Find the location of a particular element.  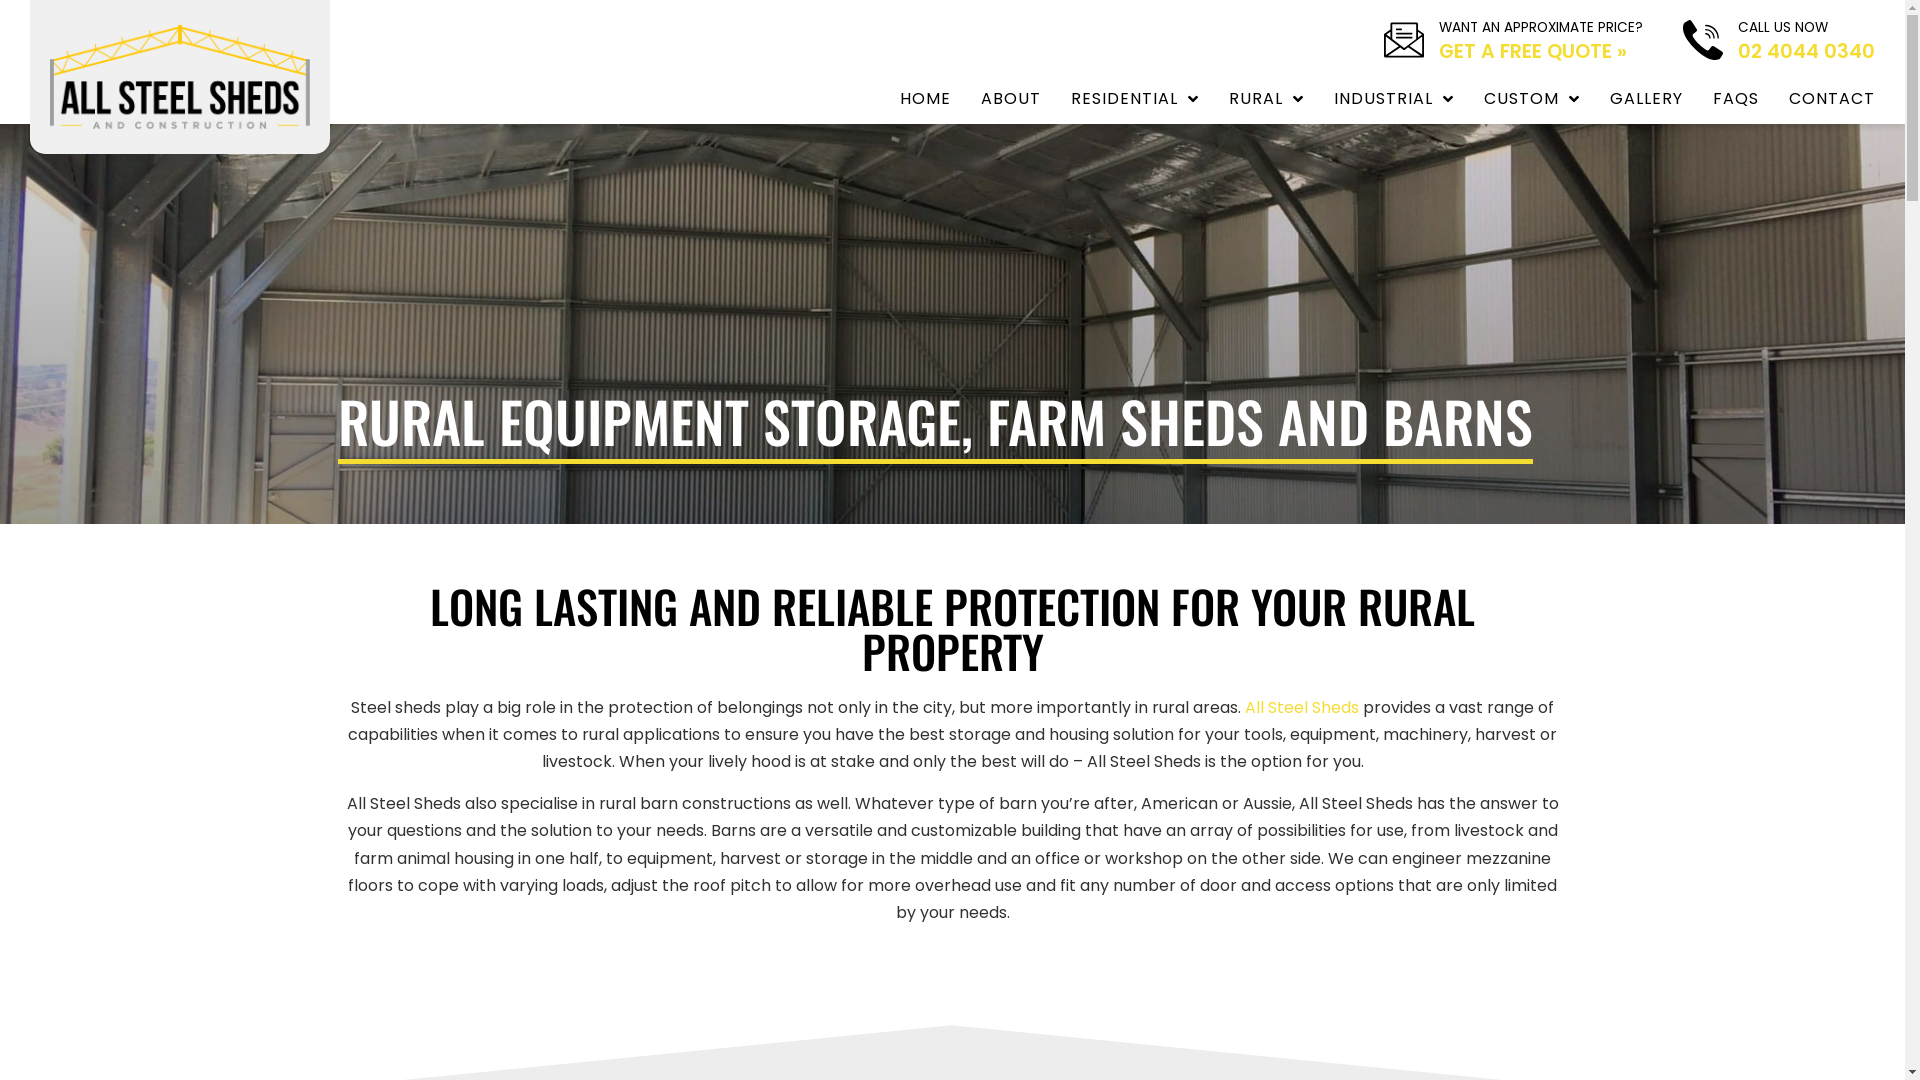

'FAQS' is located at coordinates (1735, 99).